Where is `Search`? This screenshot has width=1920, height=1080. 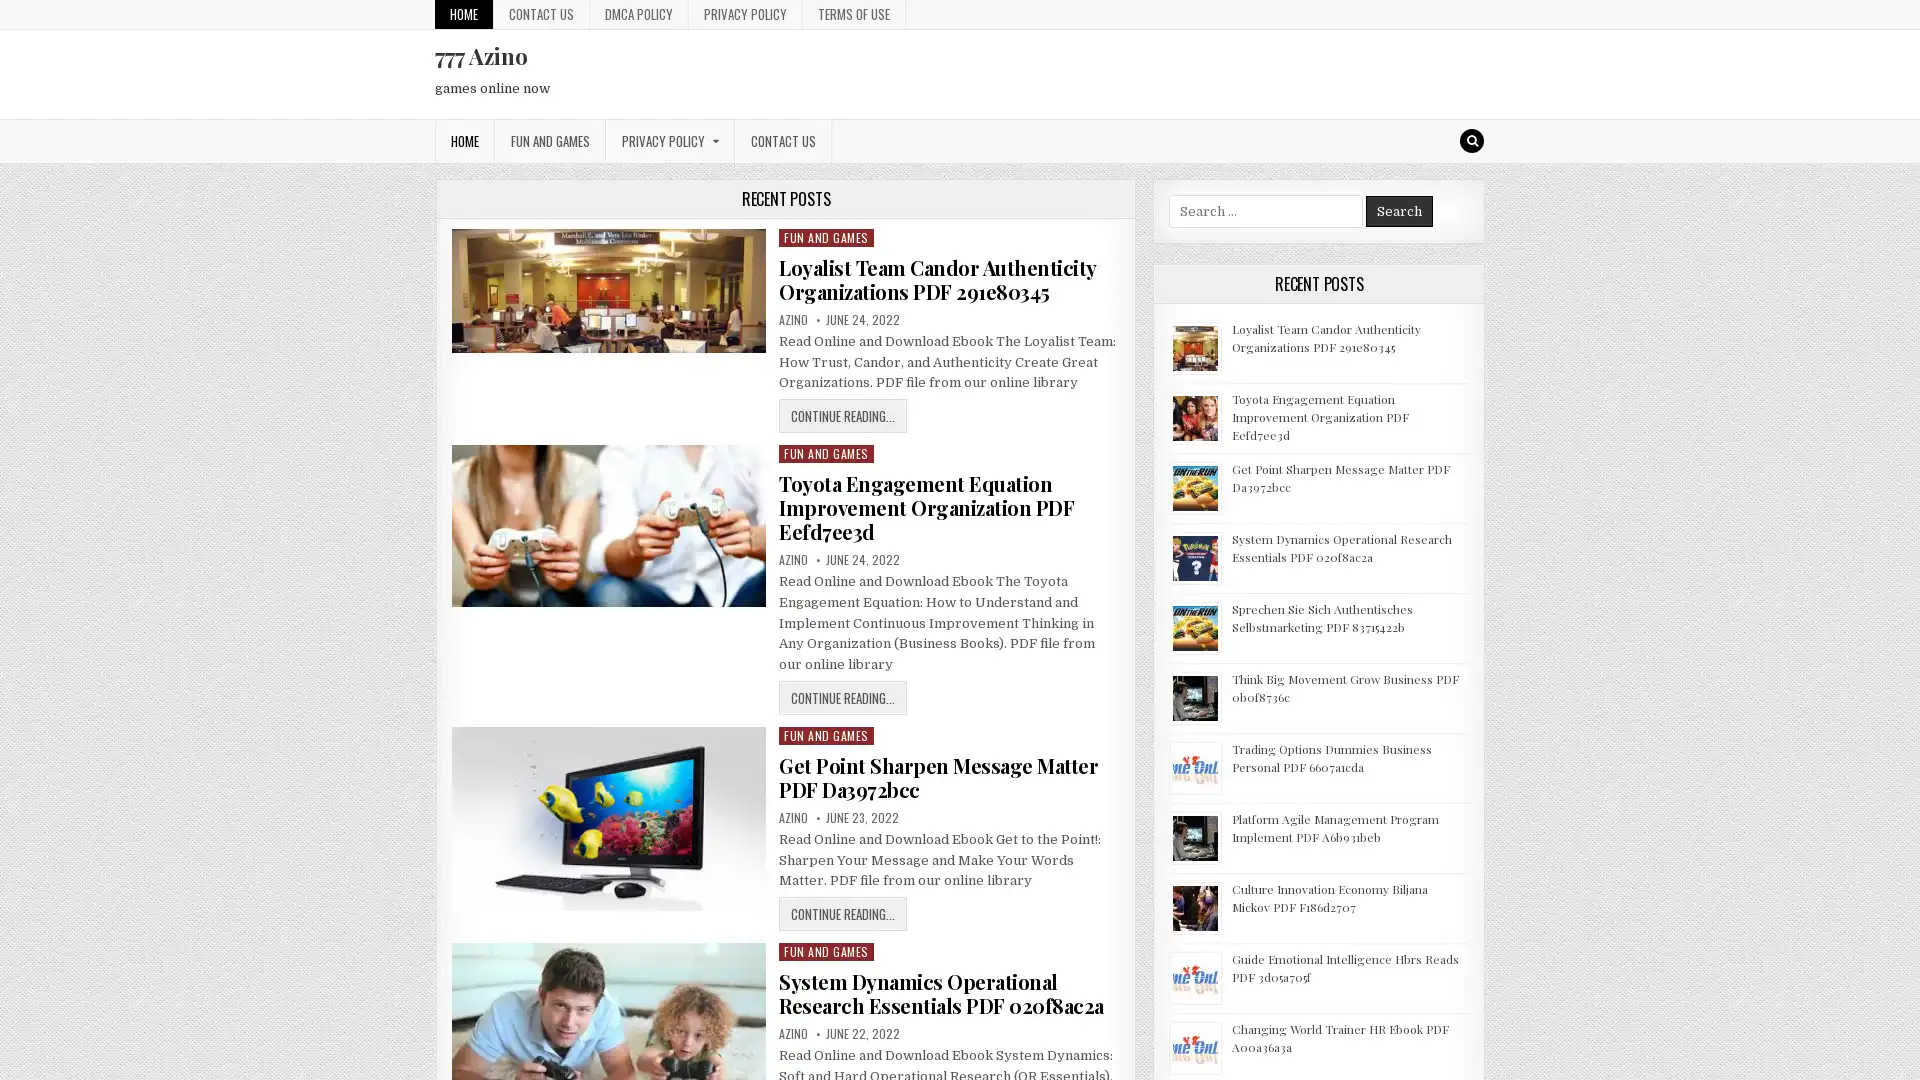 Search is located at coordinates (1398, 211).